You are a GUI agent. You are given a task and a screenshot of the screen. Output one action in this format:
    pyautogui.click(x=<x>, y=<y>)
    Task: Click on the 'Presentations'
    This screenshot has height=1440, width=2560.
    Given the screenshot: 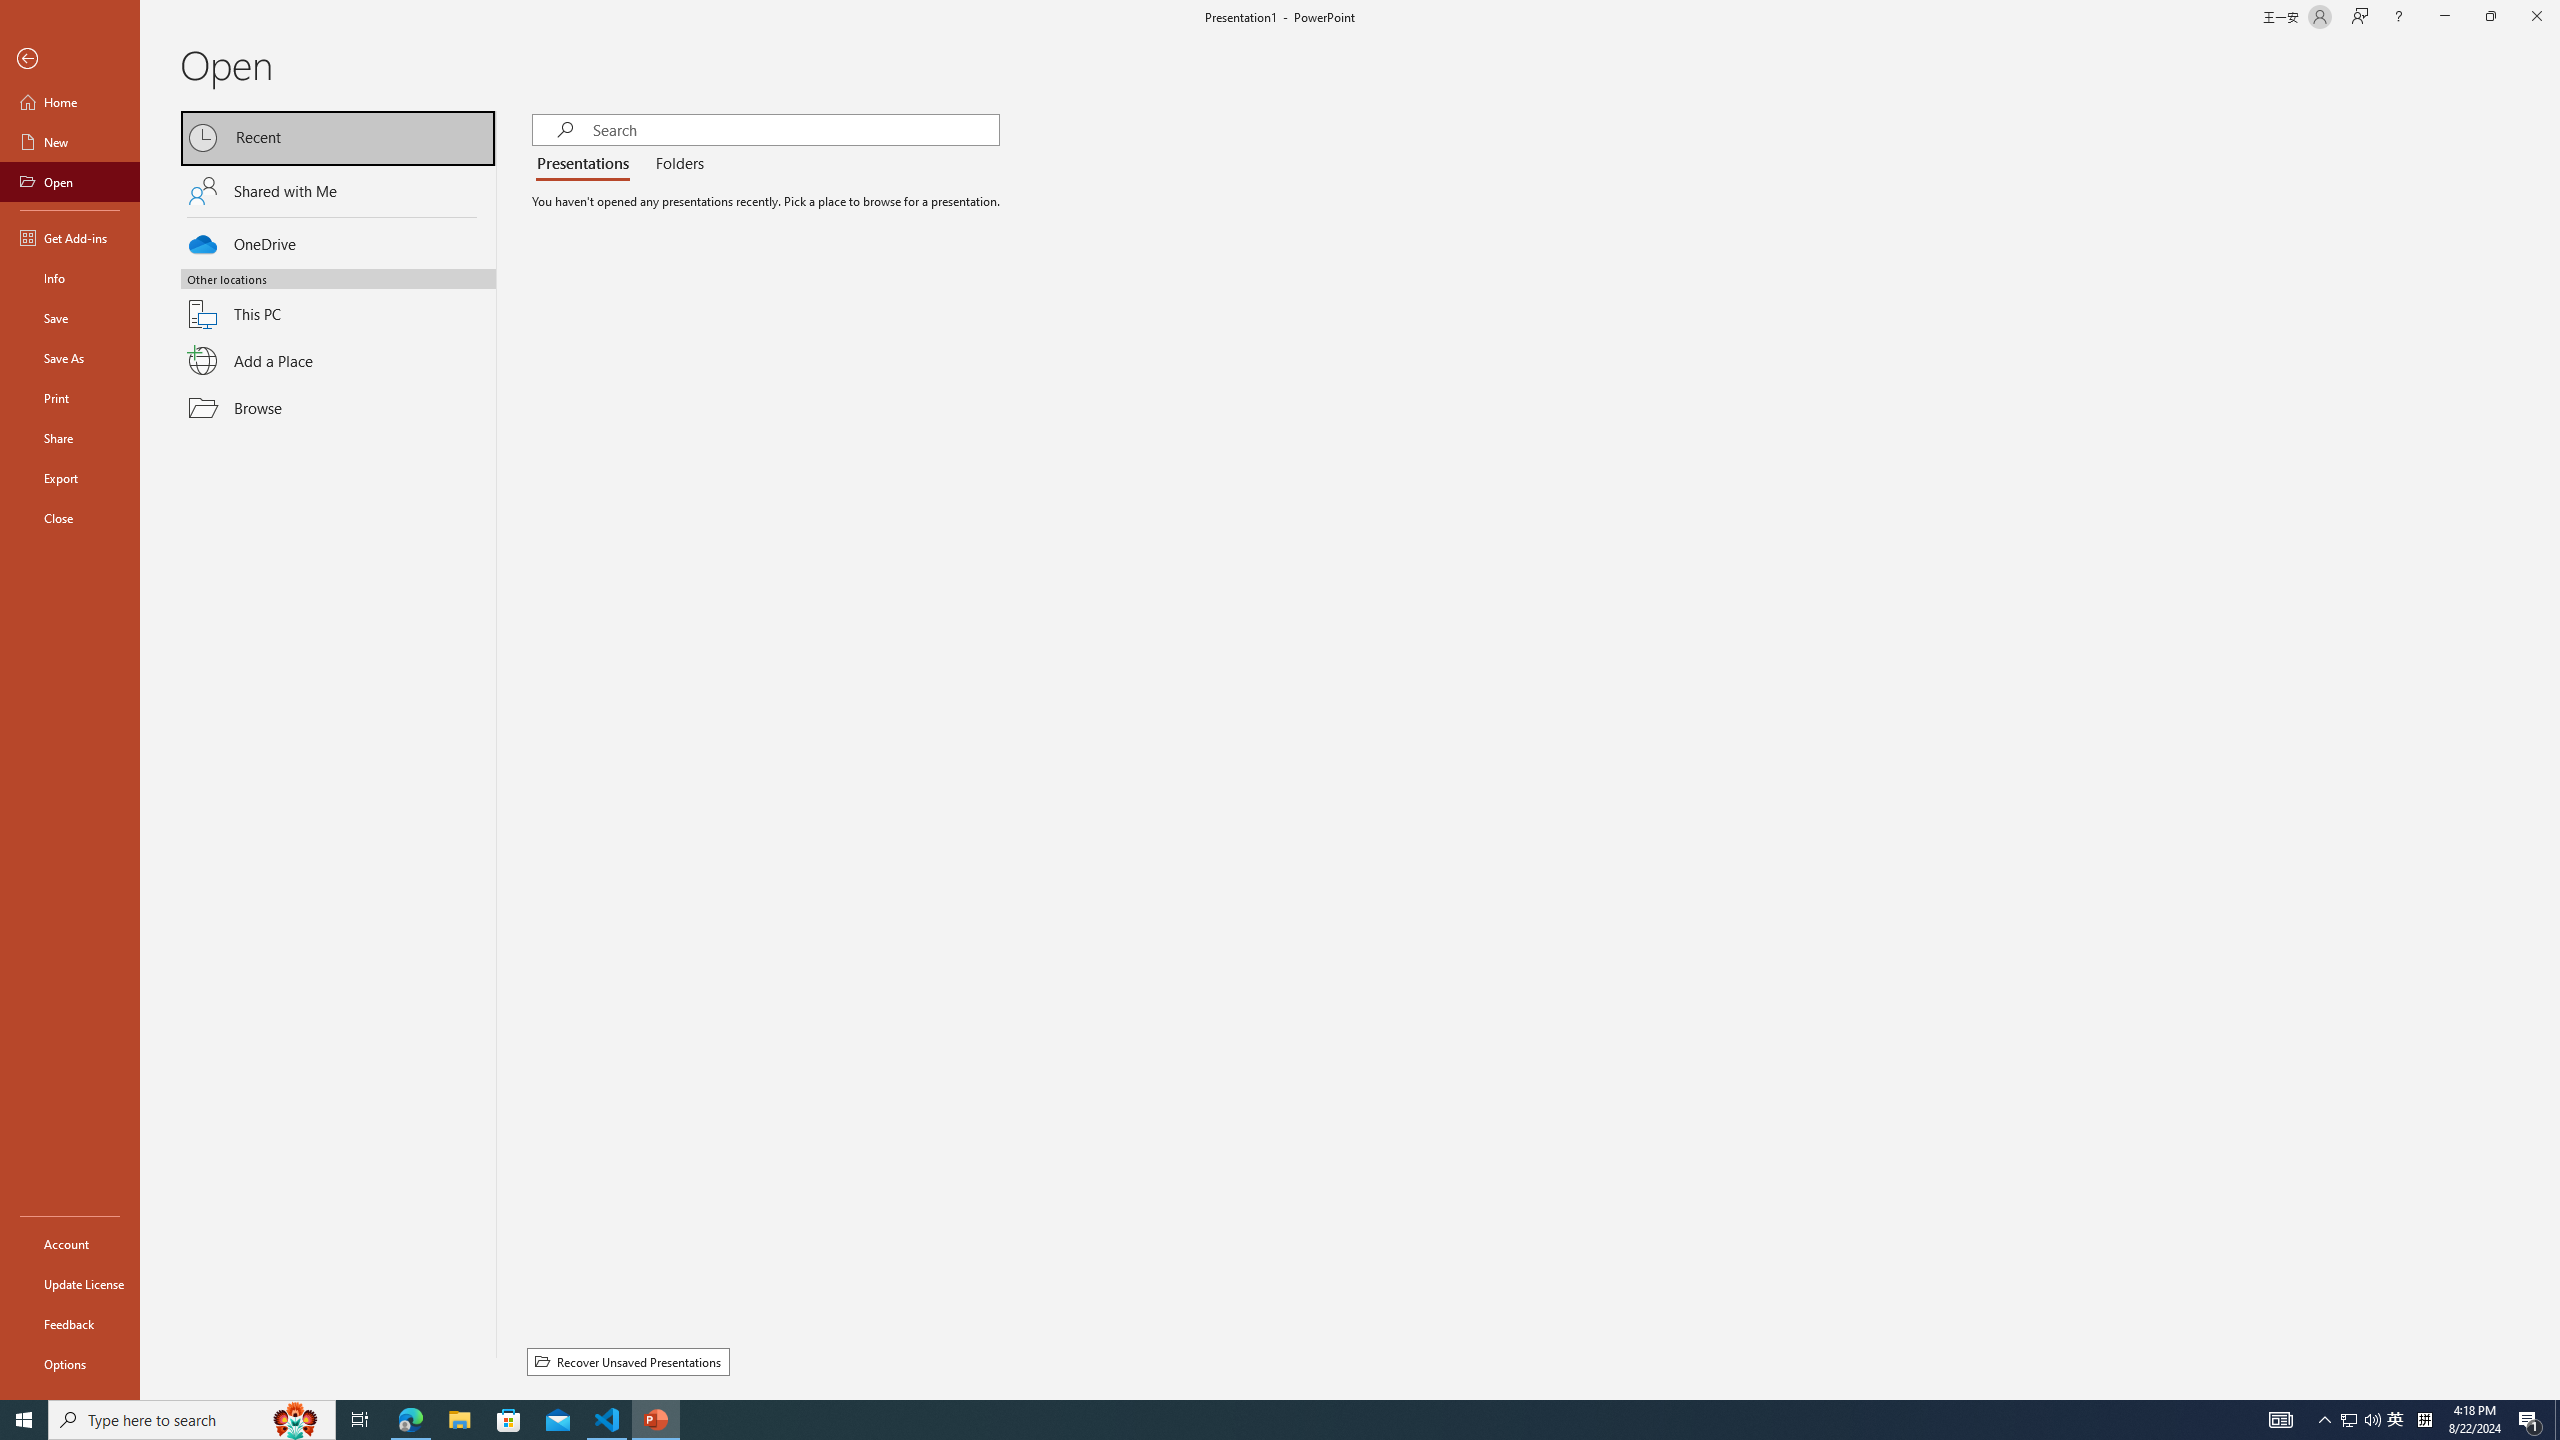 What is the action you would take?
    pyautogui.click(x=587, y=164)
    